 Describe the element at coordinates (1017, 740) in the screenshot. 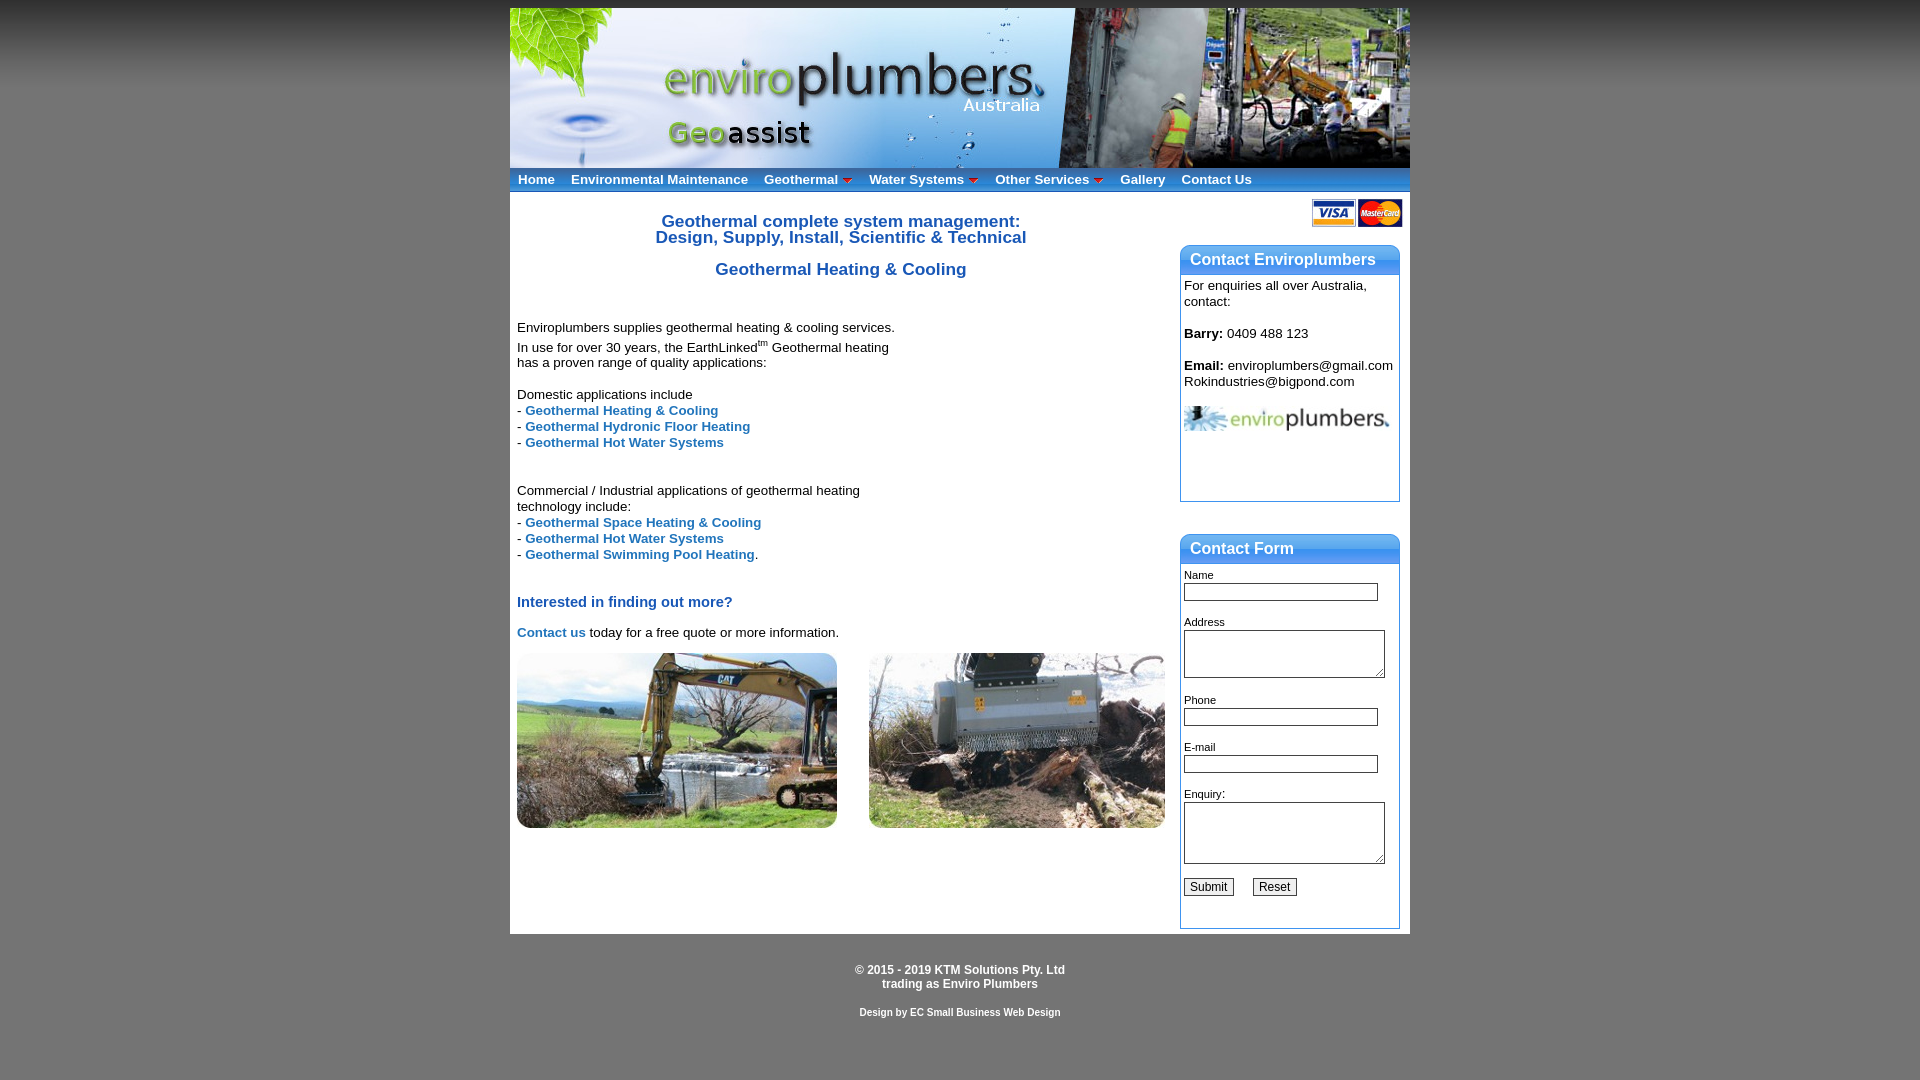

I see `'Stormwater & Drainage'` at that location.